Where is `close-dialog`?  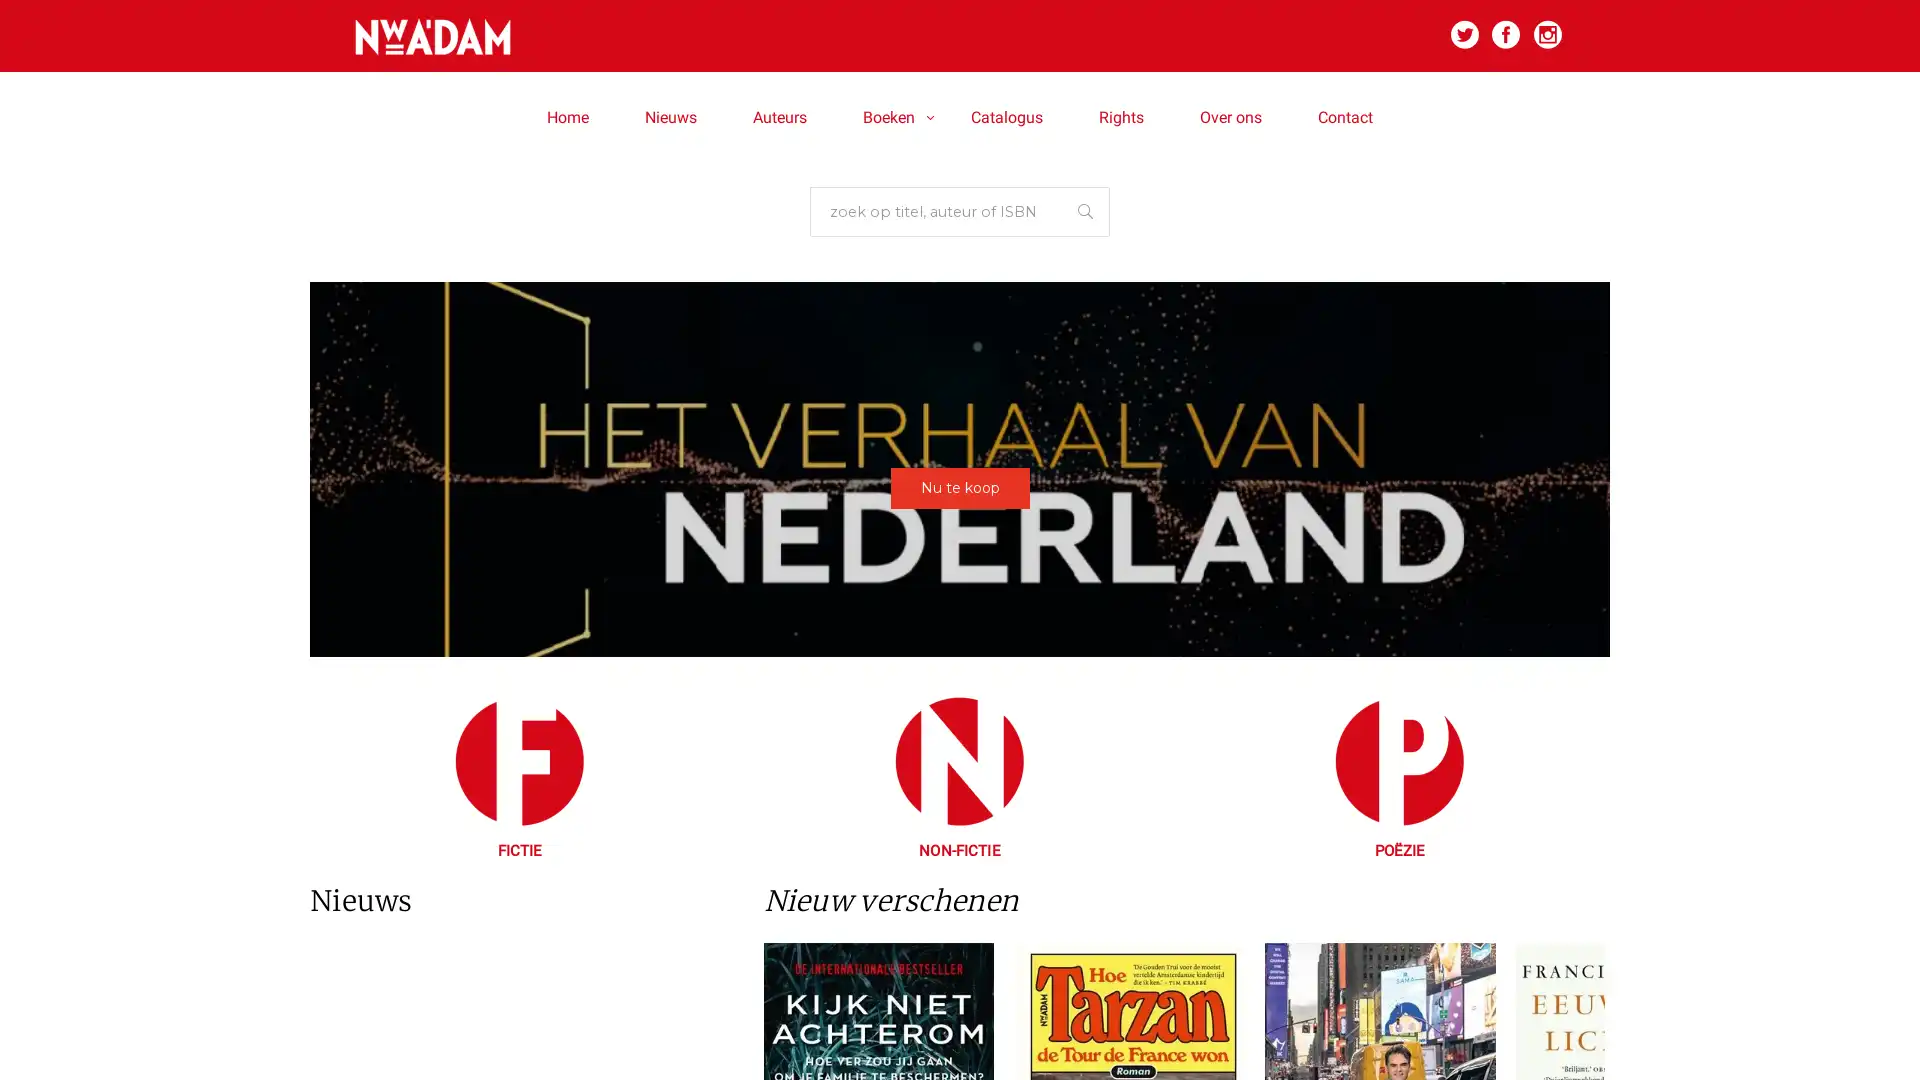
close-dialog is located at coordinates (1202, 431).